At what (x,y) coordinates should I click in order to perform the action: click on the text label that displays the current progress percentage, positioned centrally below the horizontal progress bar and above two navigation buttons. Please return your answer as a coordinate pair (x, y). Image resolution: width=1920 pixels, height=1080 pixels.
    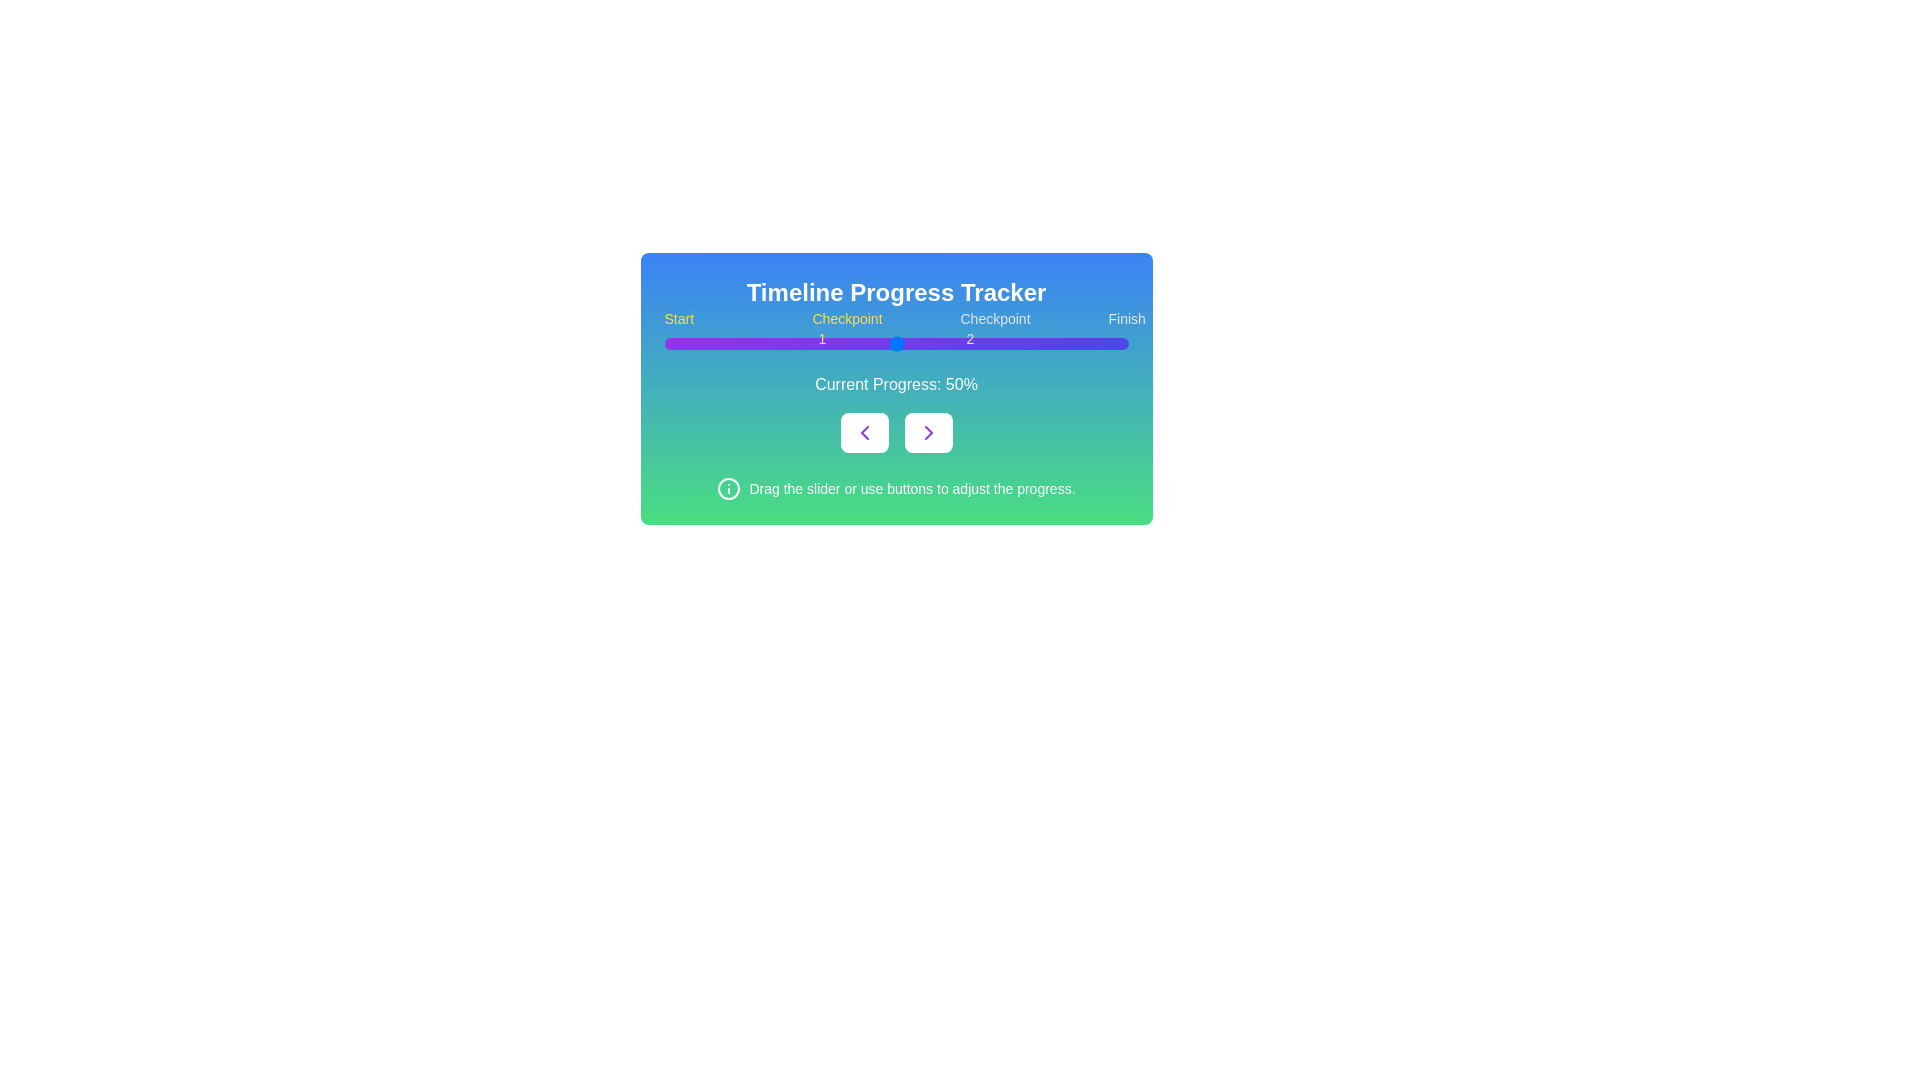
    Looking at the image, I should click on (895, 385).